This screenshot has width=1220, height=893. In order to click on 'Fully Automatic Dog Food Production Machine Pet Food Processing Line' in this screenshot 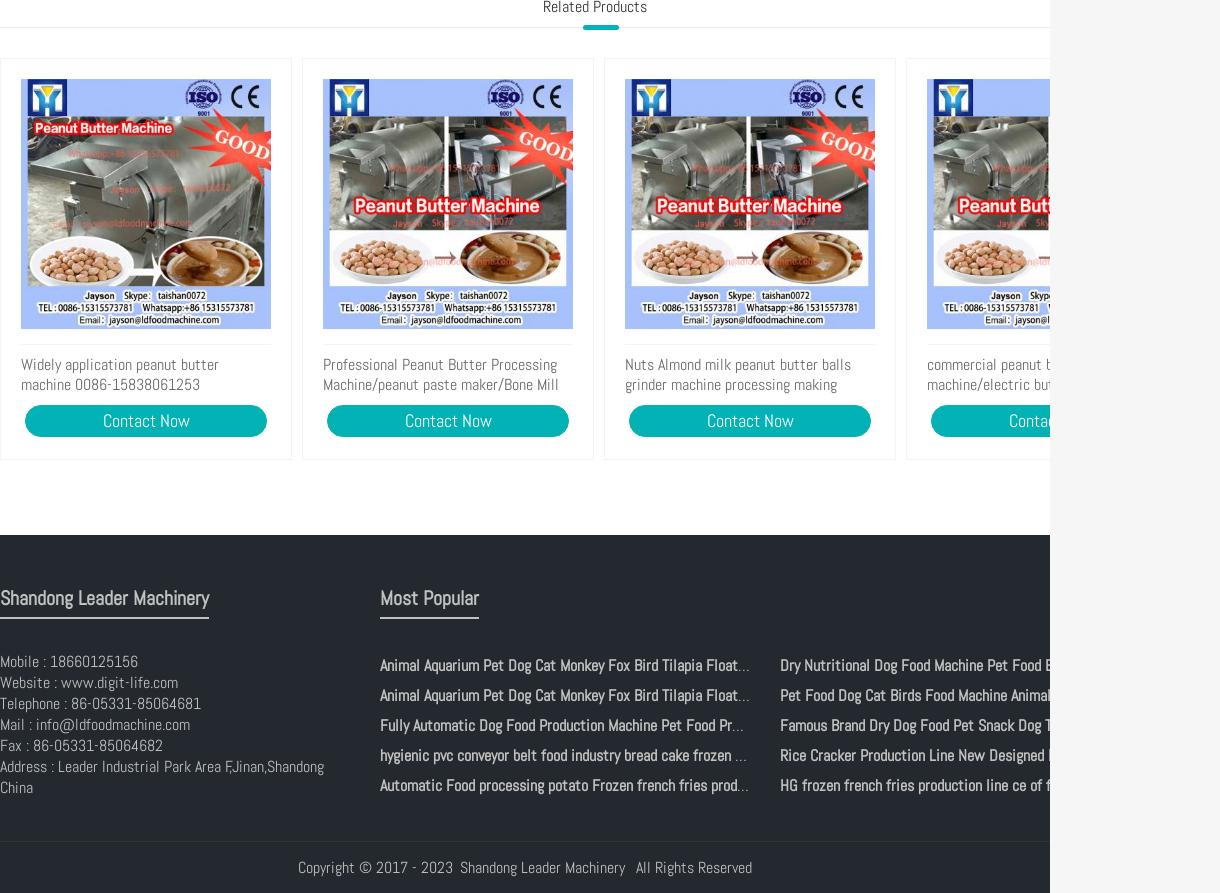, I will do `click(595, 725)`.